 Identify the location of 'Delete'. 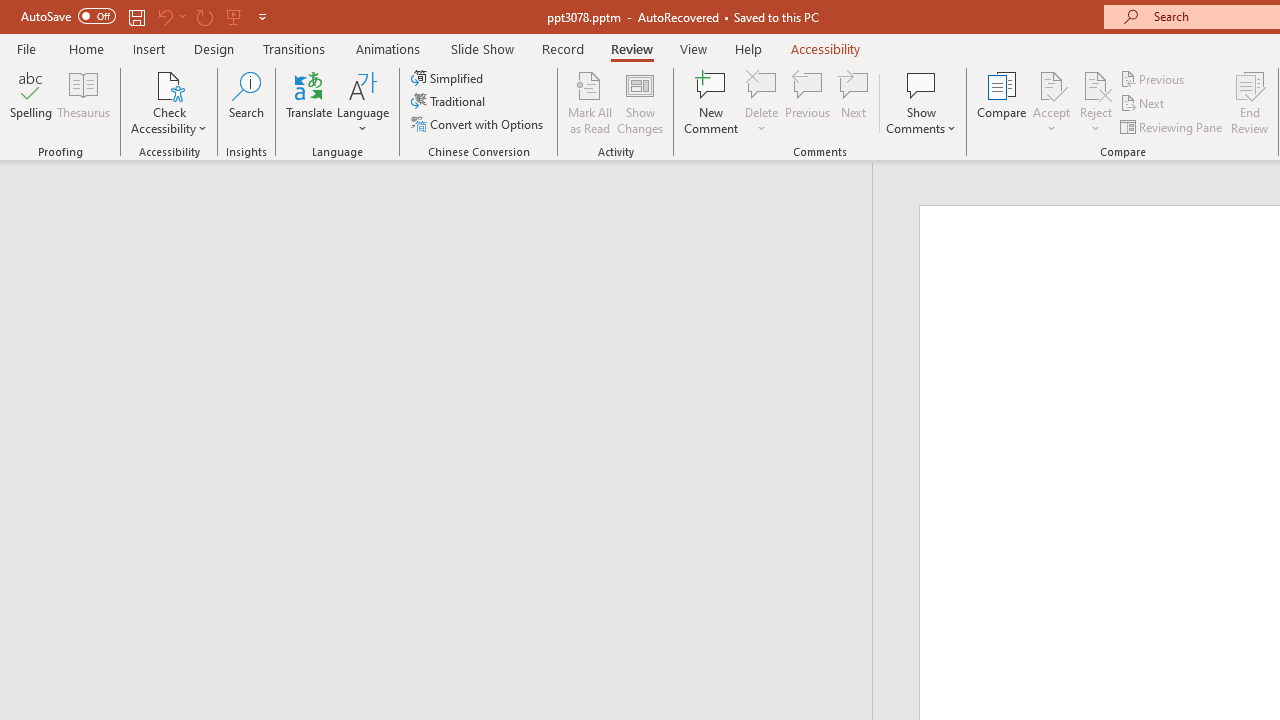
(761, 84).